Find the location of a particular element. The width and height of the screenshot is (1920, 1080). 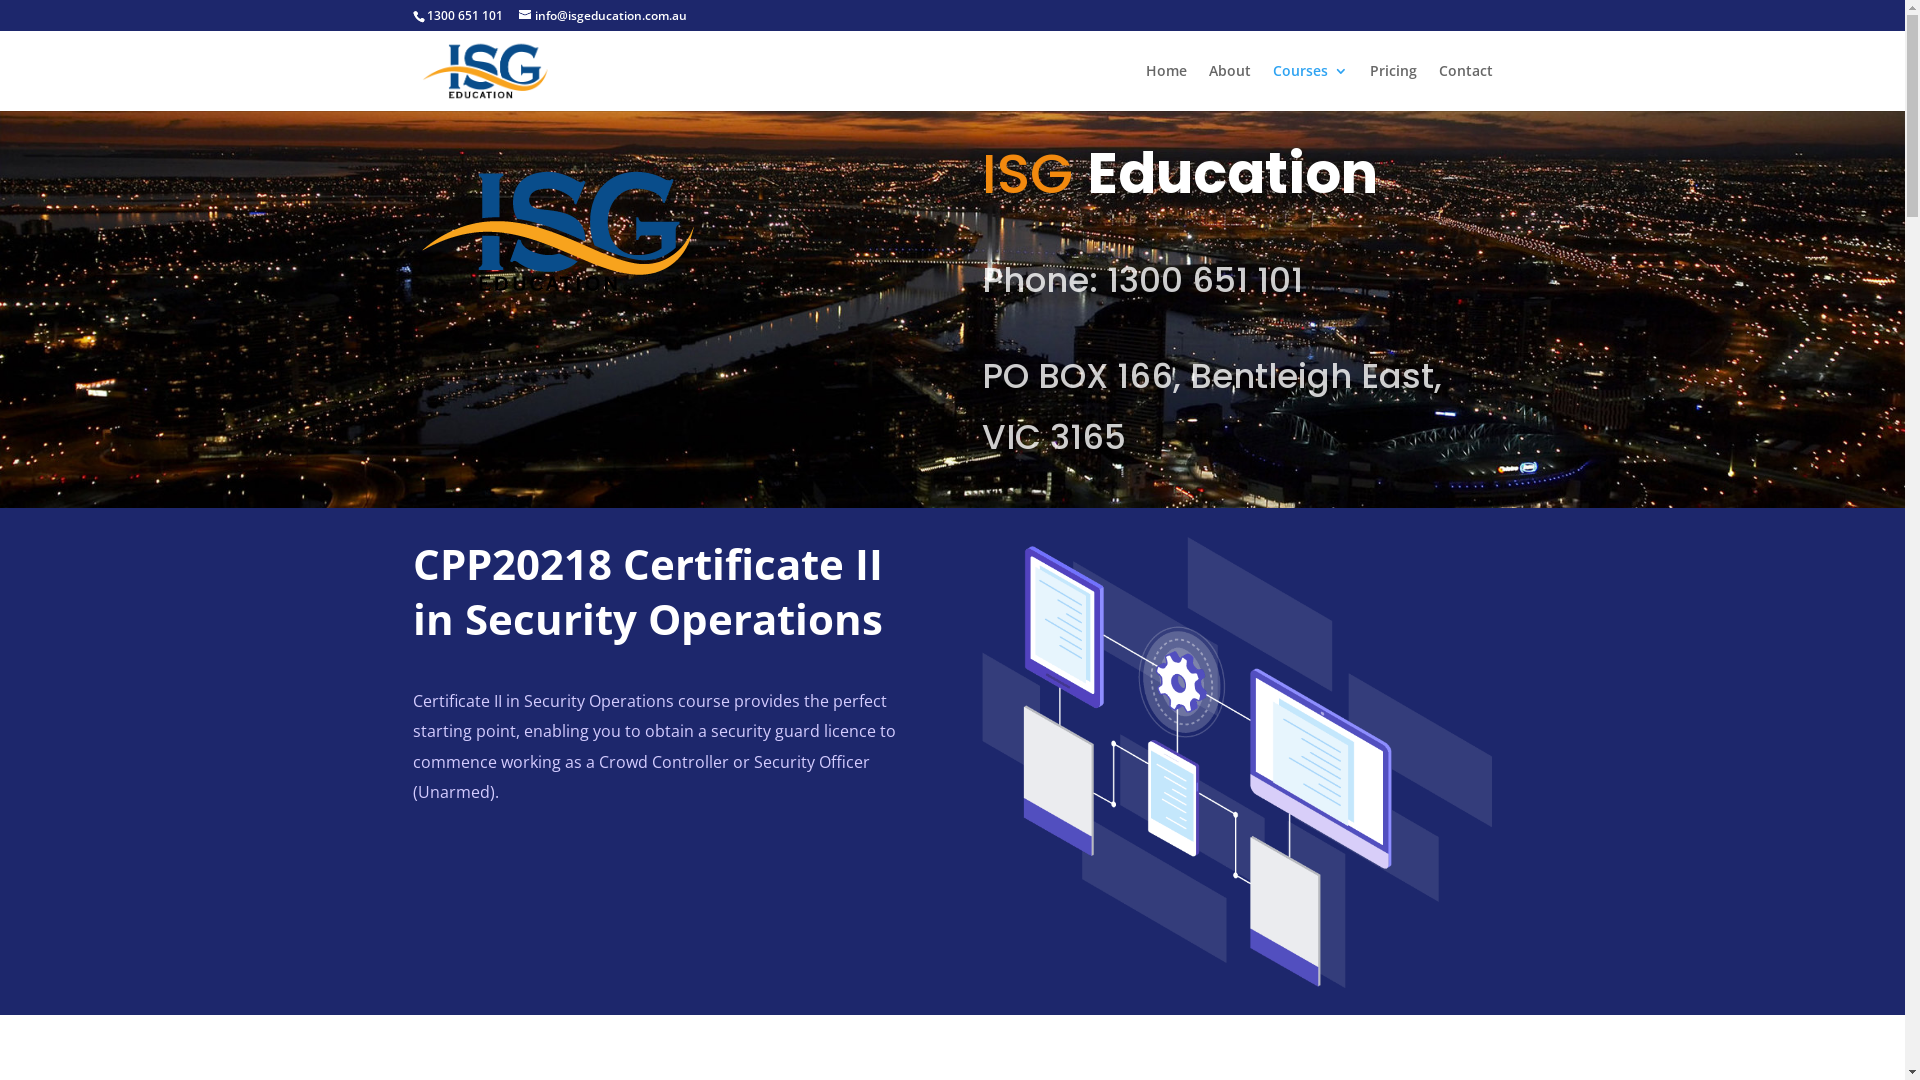

'Courses' is located at coordinates (1309, 86).